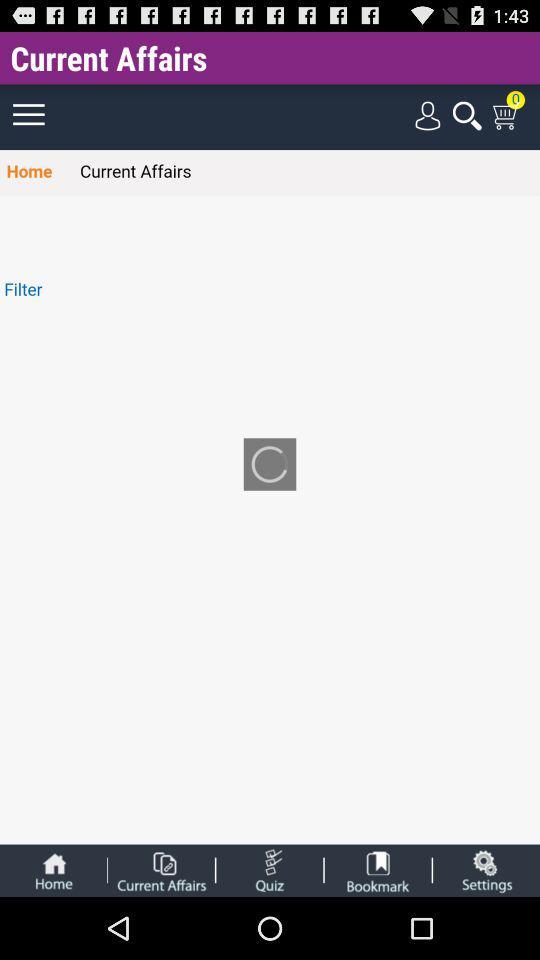 This screenshot has height=960, width=540. I want to click on the app below current affairs, so click(270, 464).